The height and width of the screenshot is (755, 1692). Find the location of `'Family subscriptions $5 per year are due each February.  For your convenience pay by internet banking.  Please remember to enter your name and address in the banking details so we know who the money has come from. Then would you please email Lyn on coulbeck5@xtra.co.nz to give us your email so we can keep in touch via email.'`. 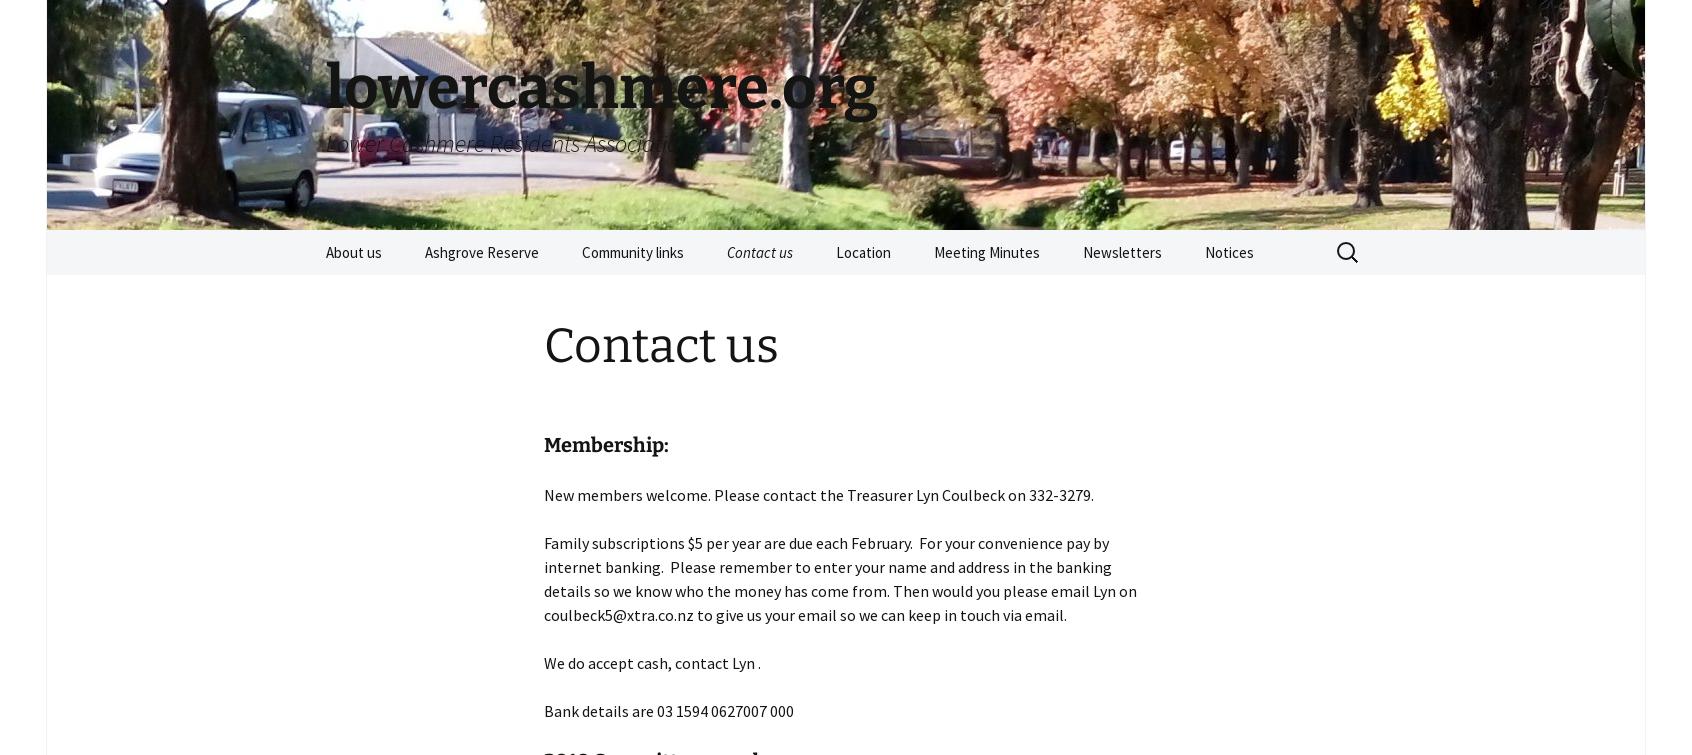

'Family subscriptions $5 per year are due each February.  For your convenience pay by internet banking.  Please remember to enter your name and address in the banking details so we know who the money has come from. Then would you please email Lyn on coulbeck5@xtra.co.nz to give us your email so we can keep in touch via email.' is located at coordinates (543, 578).